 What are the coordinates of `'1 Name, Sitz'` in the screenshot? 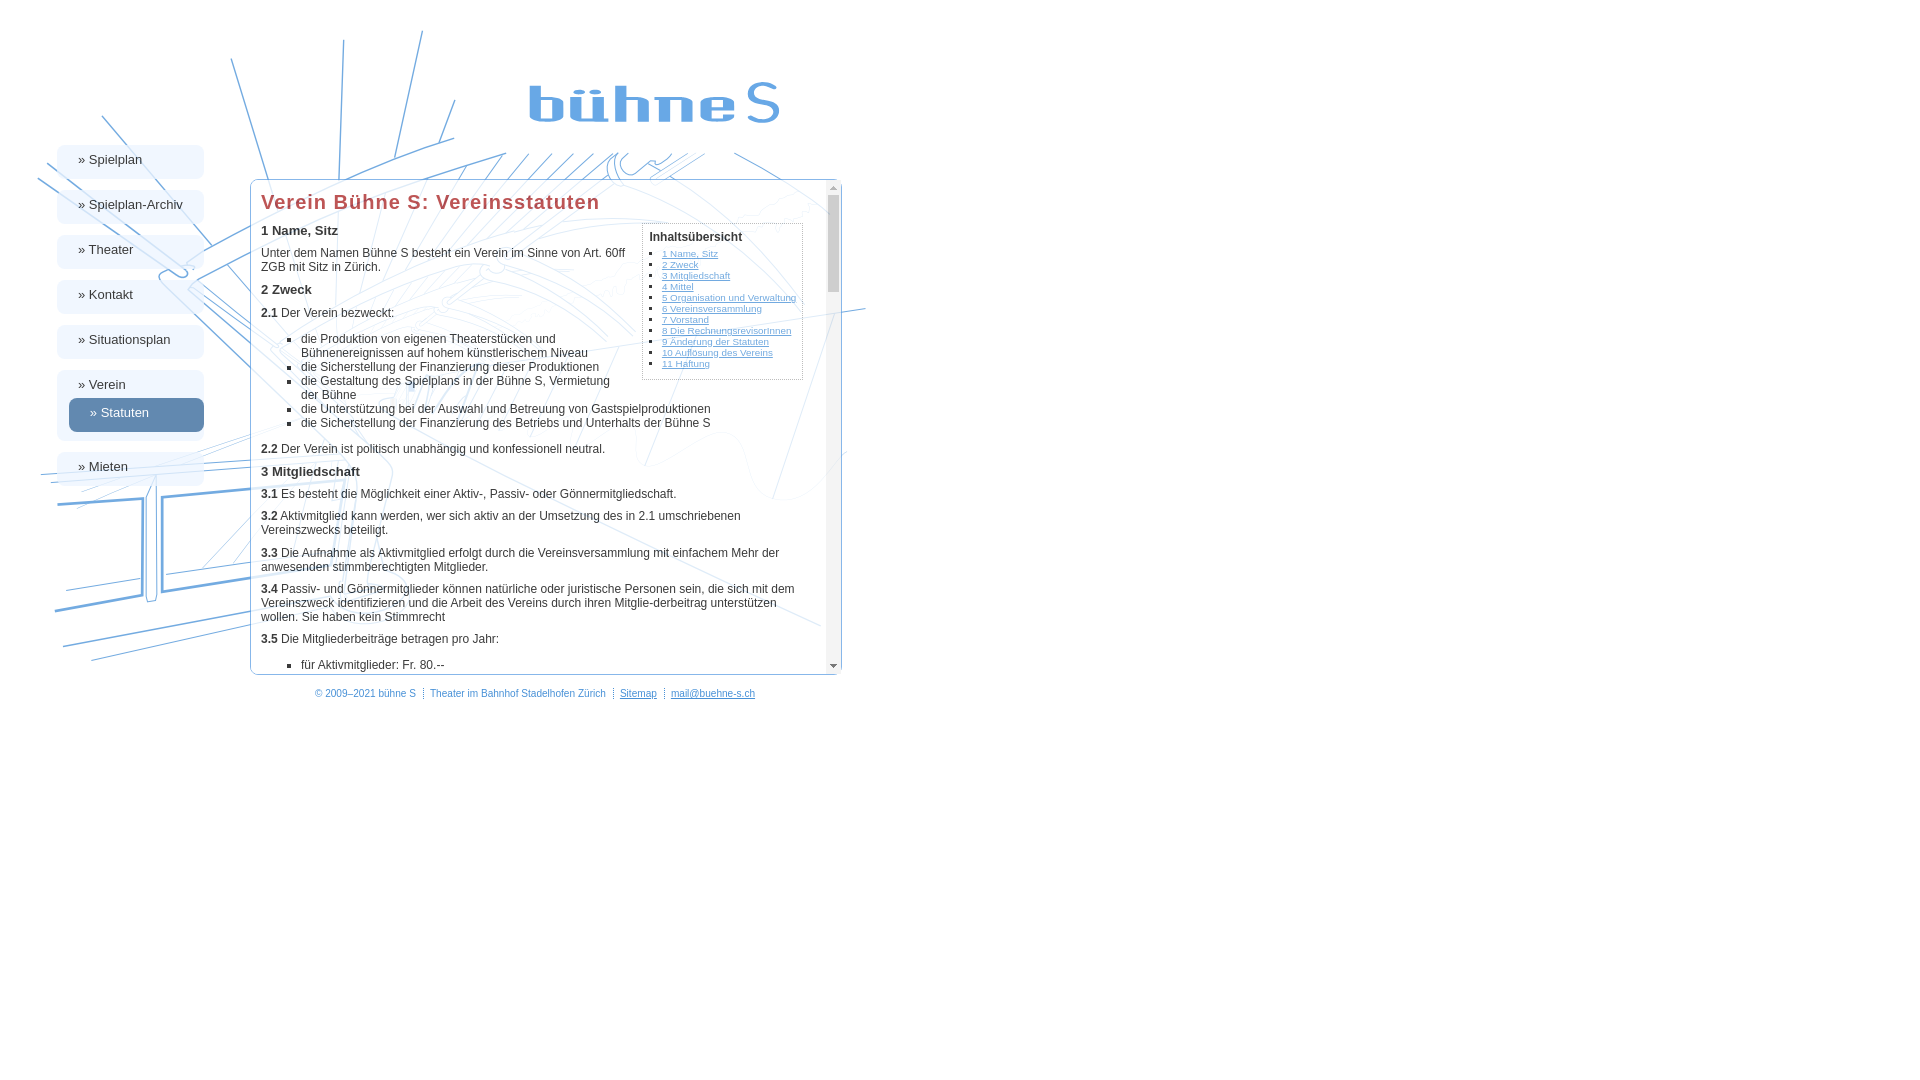 It's located at (690, 252).